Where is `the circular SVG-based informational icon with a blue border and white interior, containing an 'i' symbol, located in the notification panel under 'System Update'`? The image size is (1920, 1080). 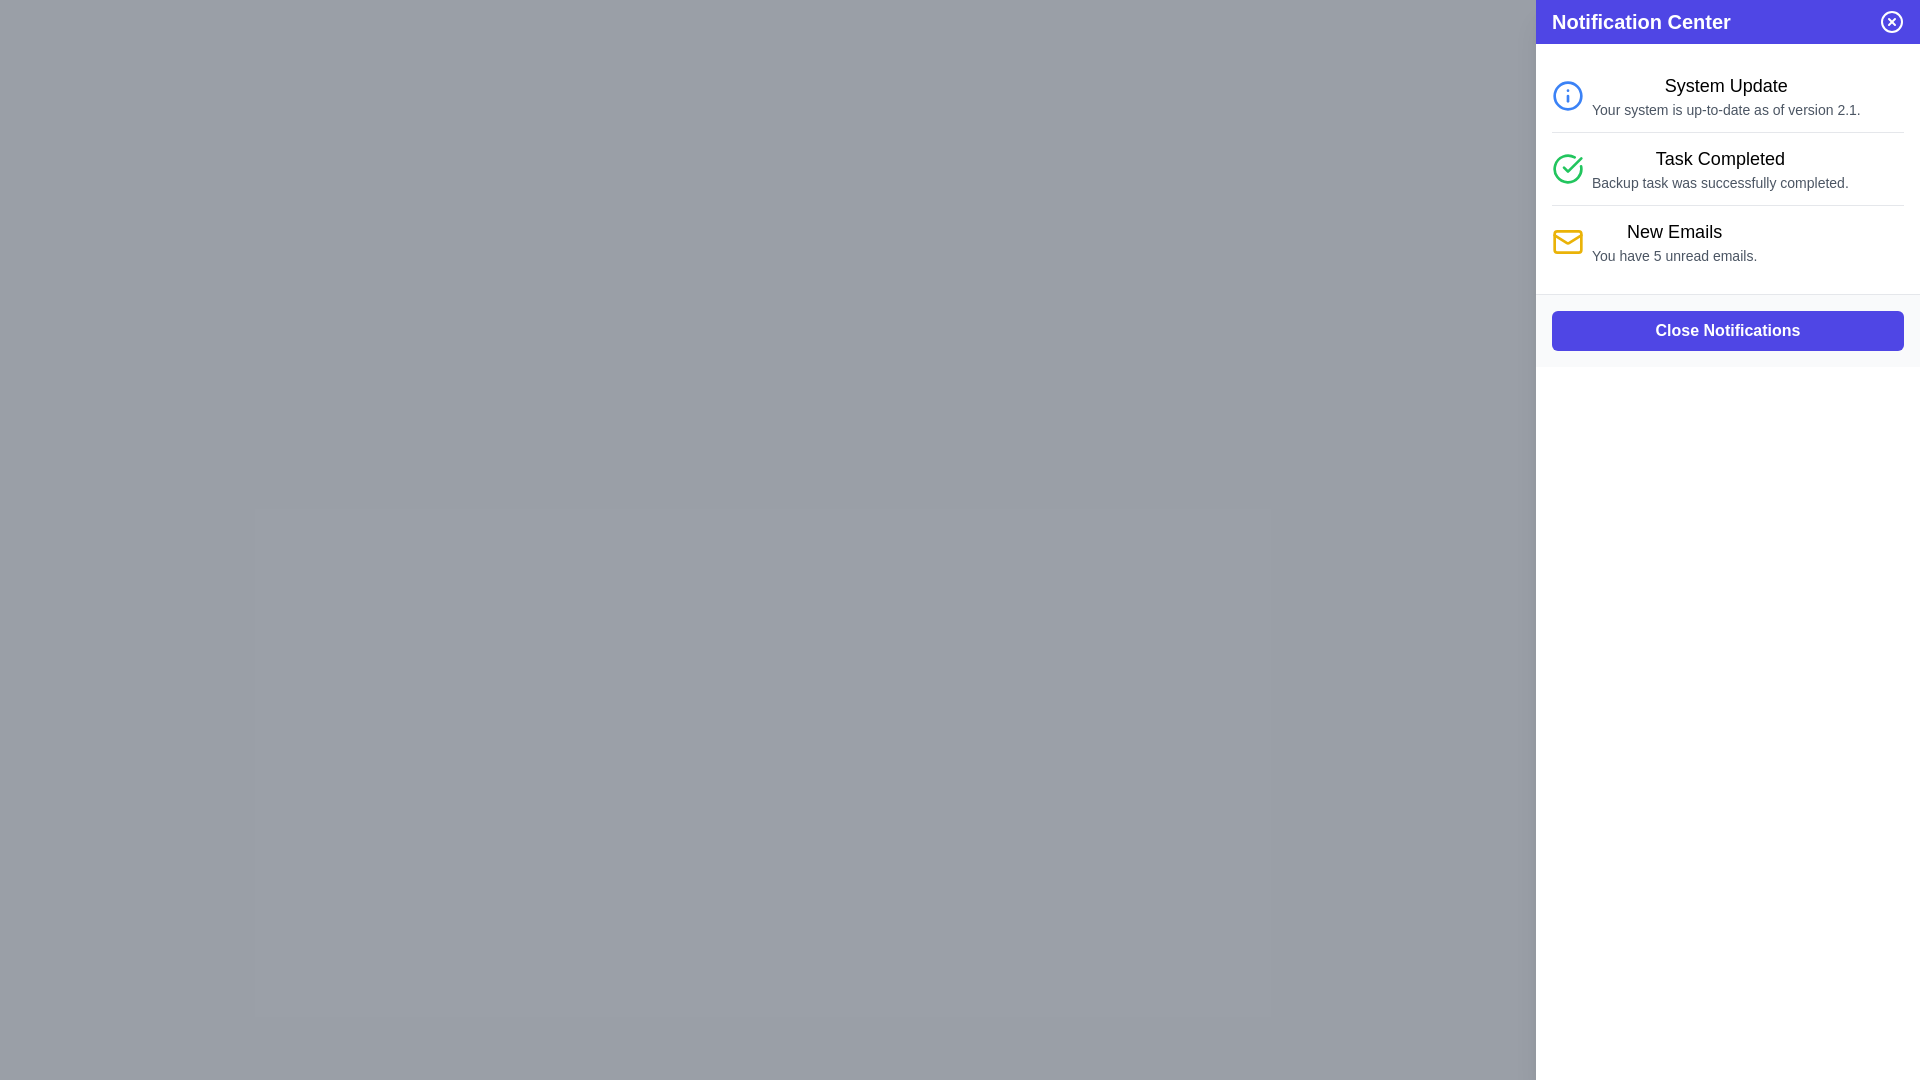 the circular SVG-based informational icon with a blue border and white interior, containing an 'i' symbol, located in the notification panel under 'System Update' is located at coordinates (1567, 96).